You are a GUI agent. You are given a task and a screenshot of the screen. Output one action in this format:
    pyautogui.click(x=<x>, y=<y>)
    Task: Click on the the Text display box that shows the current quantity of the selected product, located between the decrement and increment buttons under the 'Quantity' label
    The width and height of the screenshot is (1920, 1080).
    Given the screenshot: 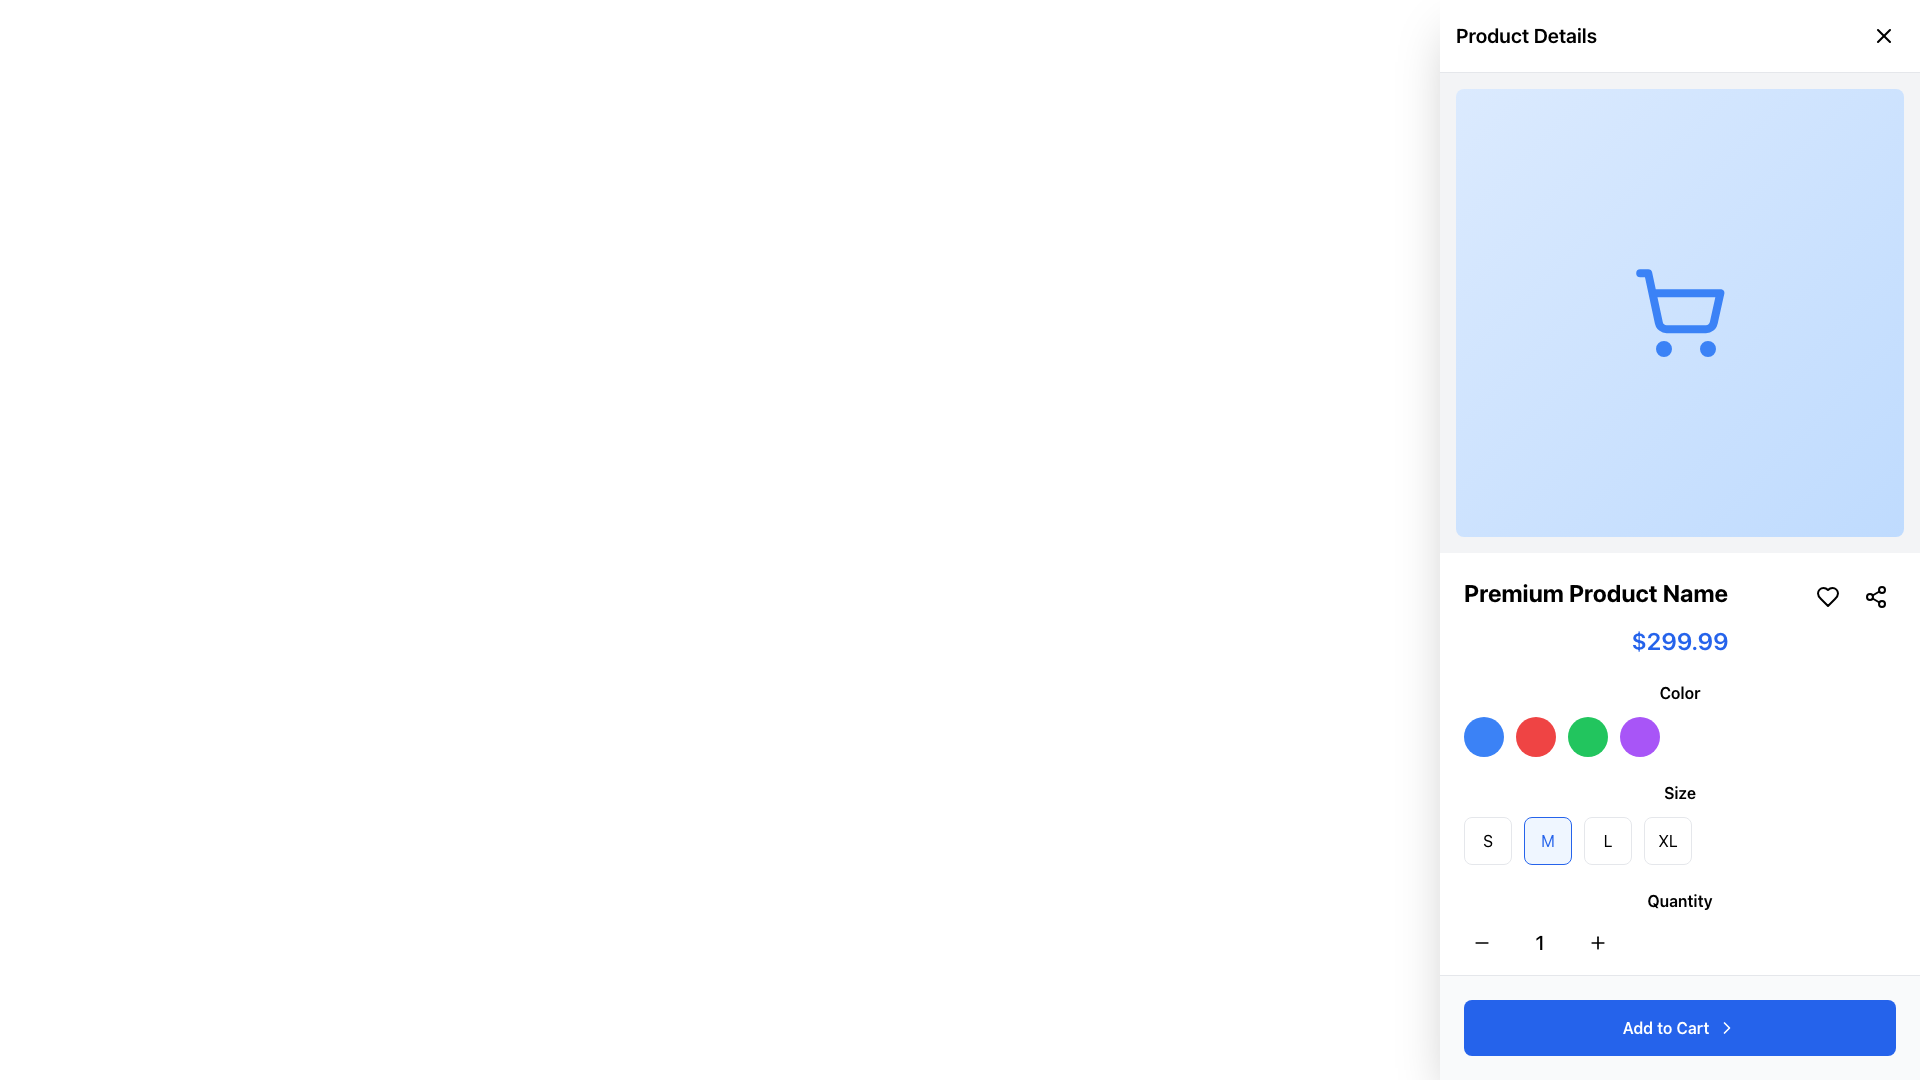 What is the action you would take?
    pyautogui.click(x=1539, y=942)
    